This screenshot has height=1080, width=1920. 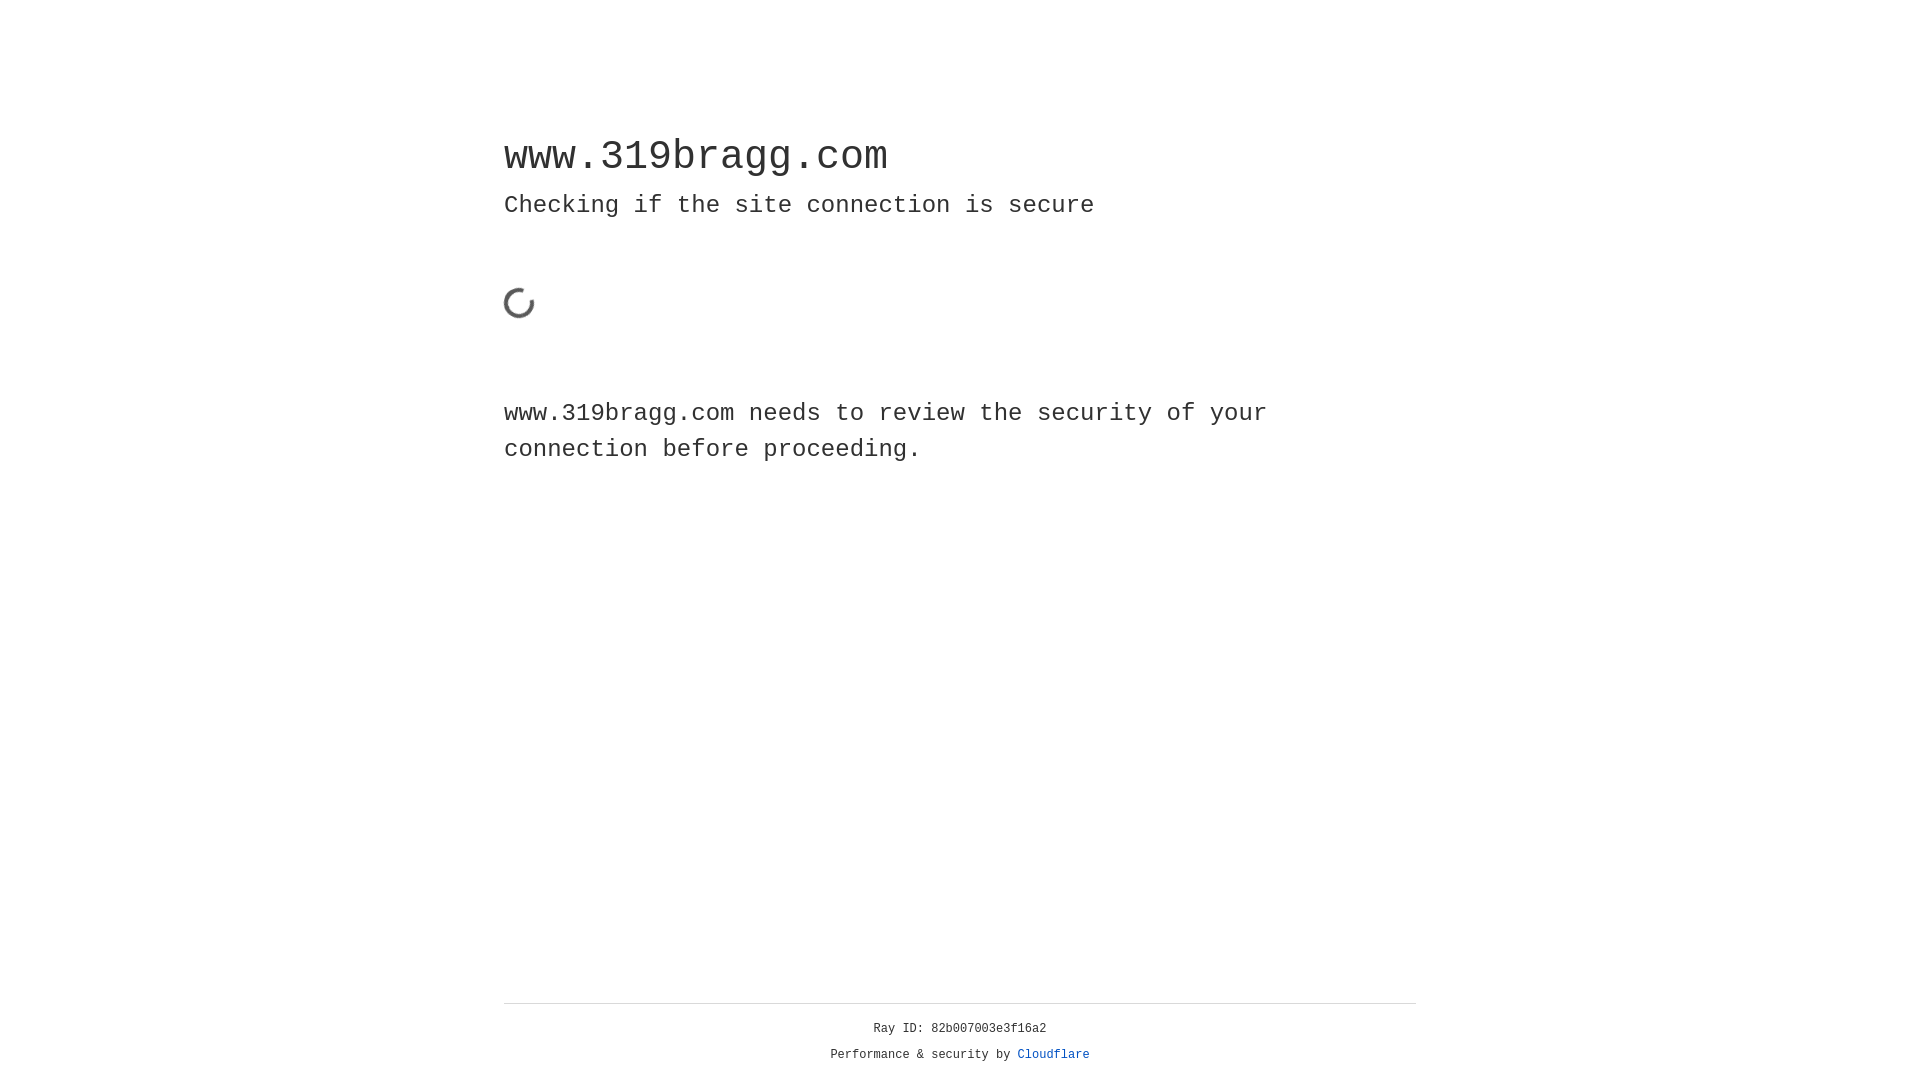 I want to click on 'Cloudflare', so click(x=1017, y=1054).